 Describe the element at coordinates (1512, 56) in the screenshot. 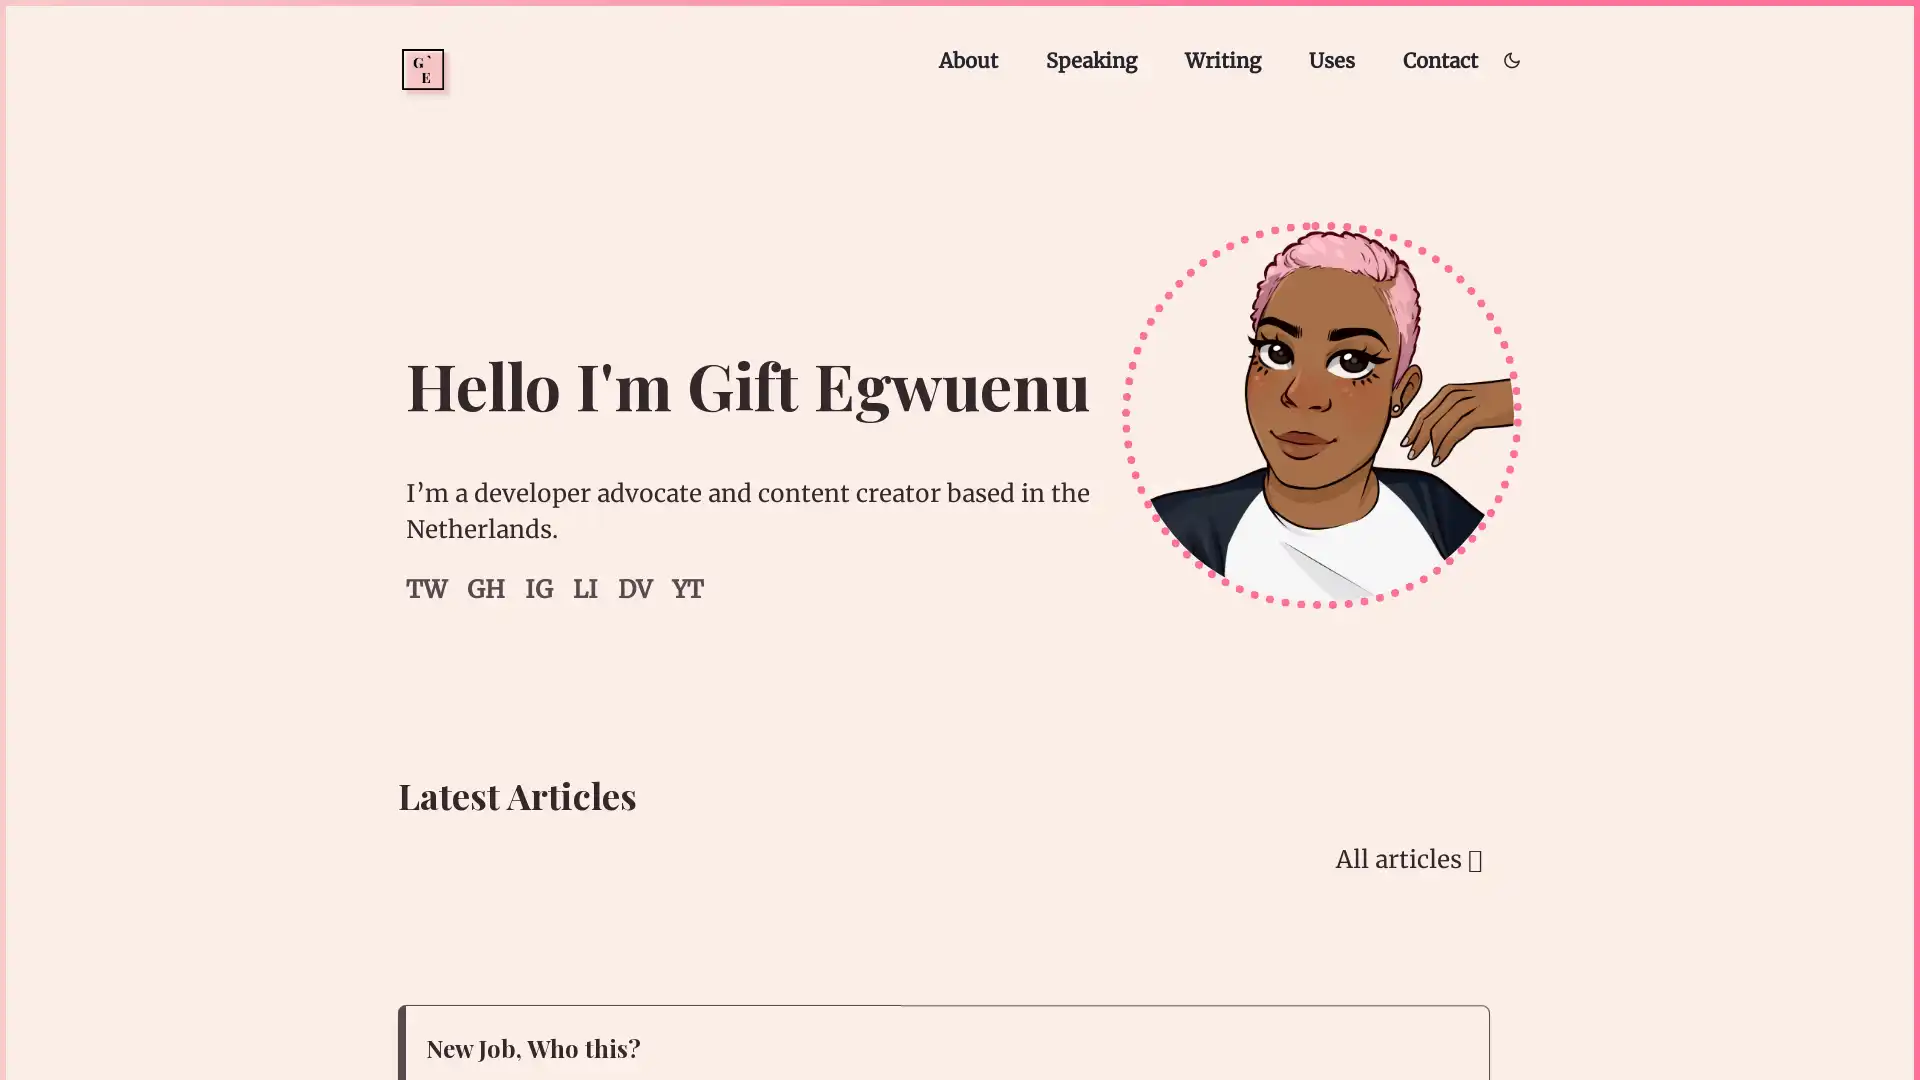

I see `Toggle dark/light` at that location.